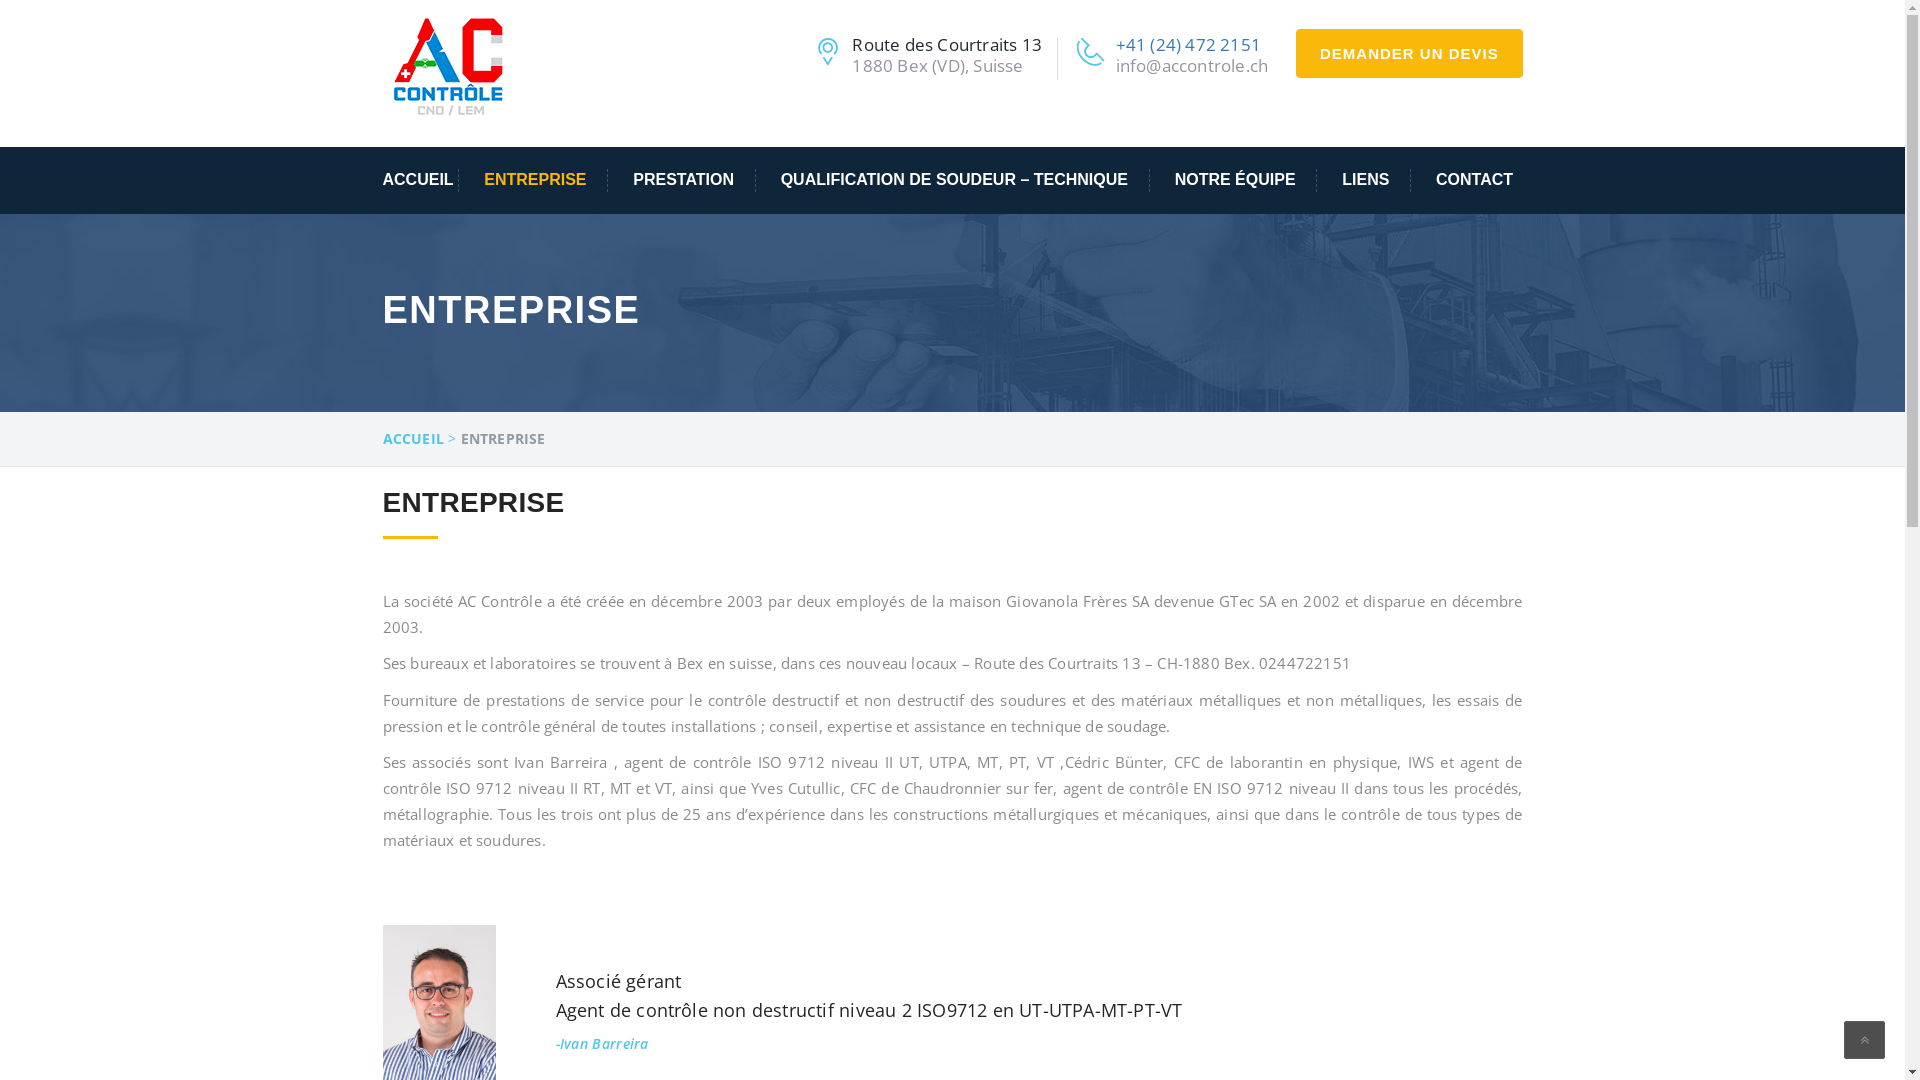 The image size is (1920, 1080). I want to click on 'PRESTATION', so click(683, 180).